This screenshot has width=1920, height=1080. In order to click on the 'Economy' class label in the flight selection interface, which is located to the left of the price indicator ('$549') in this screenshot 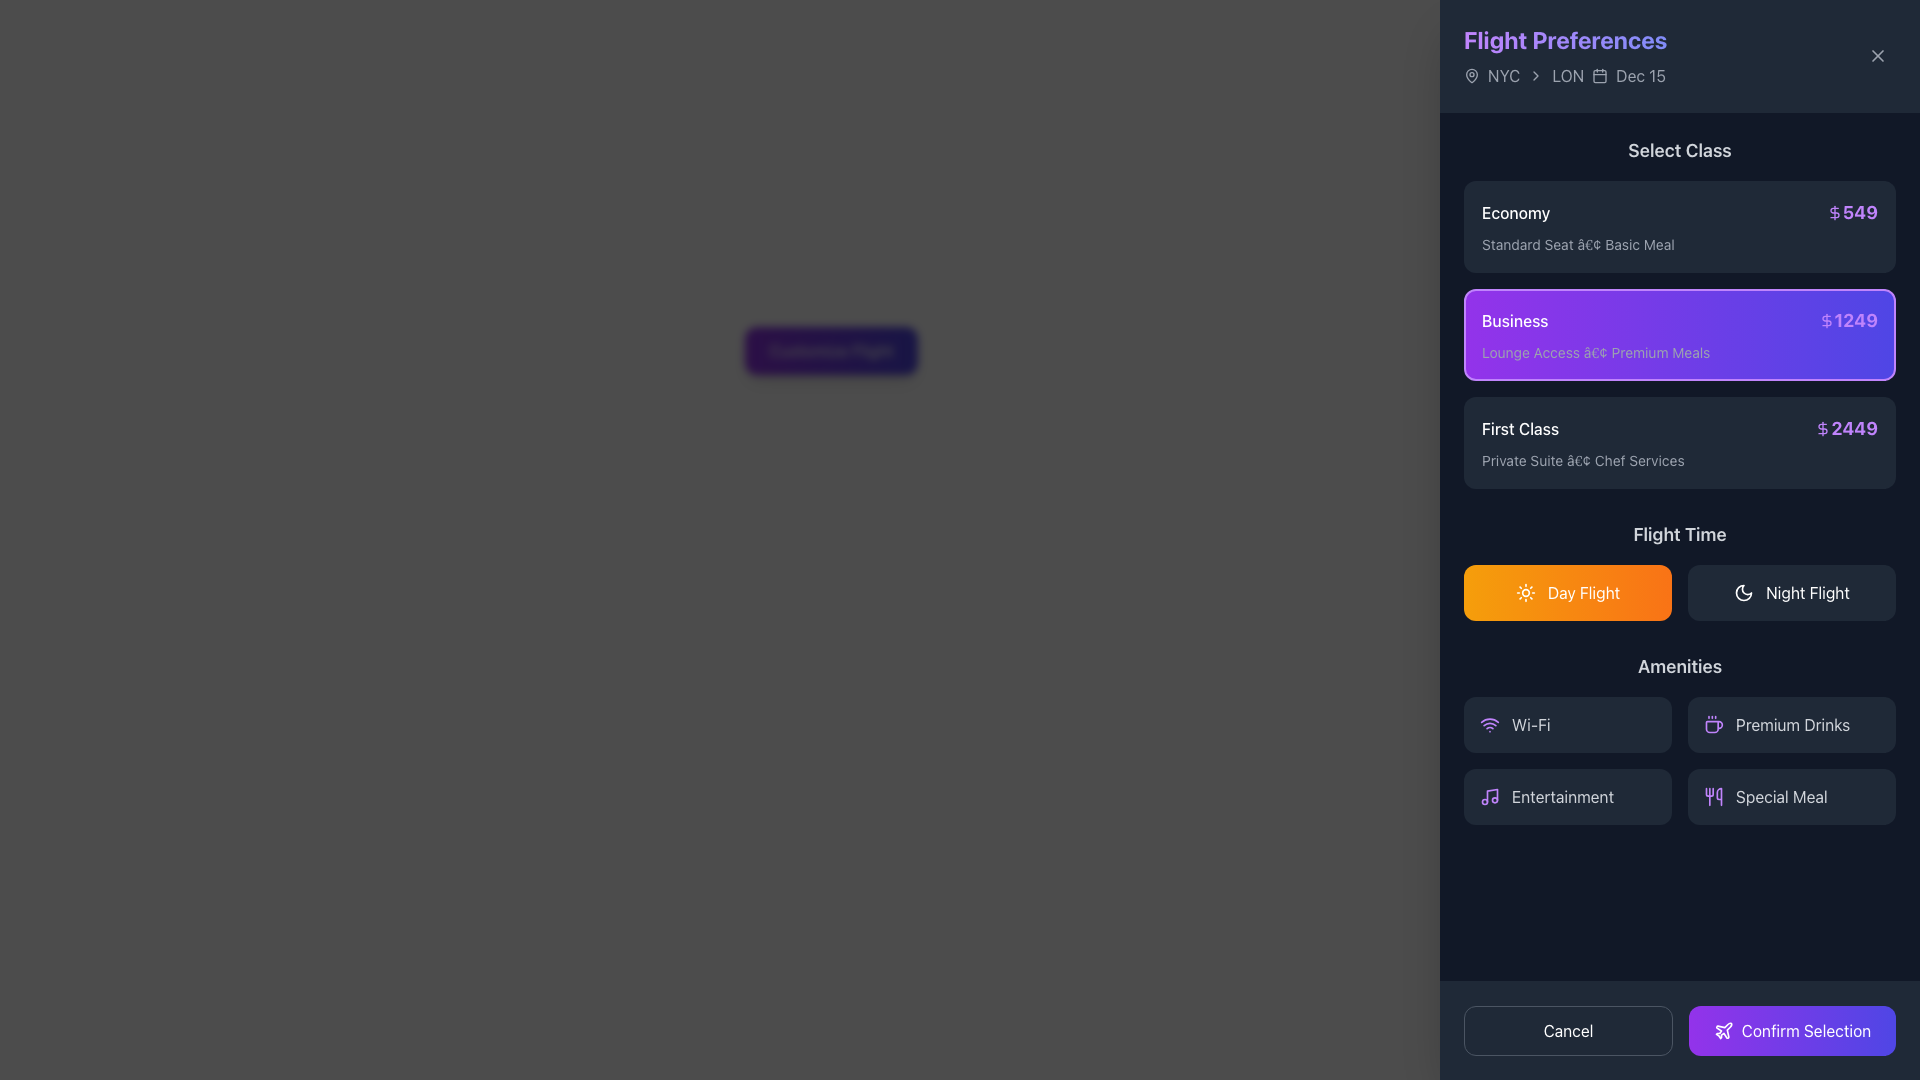, I will do `click(1516, 212)`.